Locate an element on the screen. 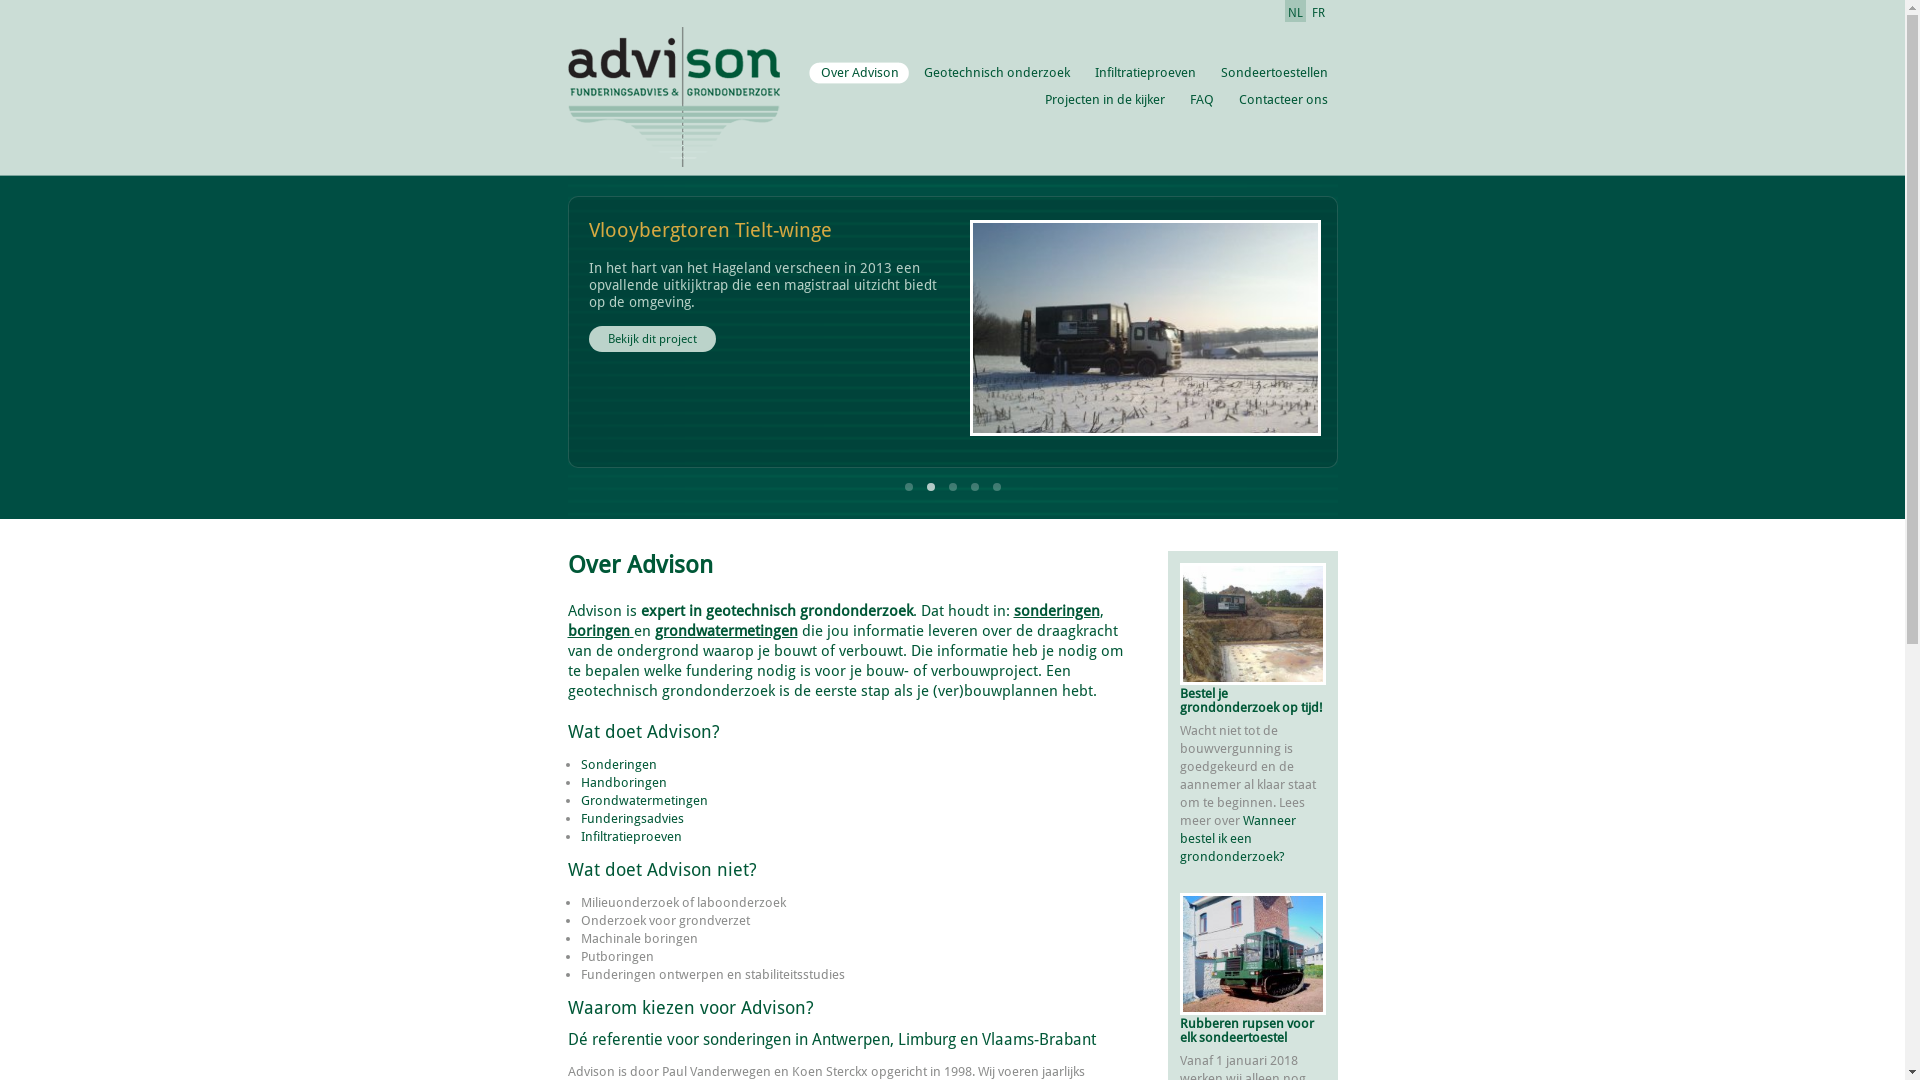 The height and width of the screenshot is (1080, 1920). 'Wanneer bestel ik een grondonderzoek?' is located at coordinates (1180, 838).